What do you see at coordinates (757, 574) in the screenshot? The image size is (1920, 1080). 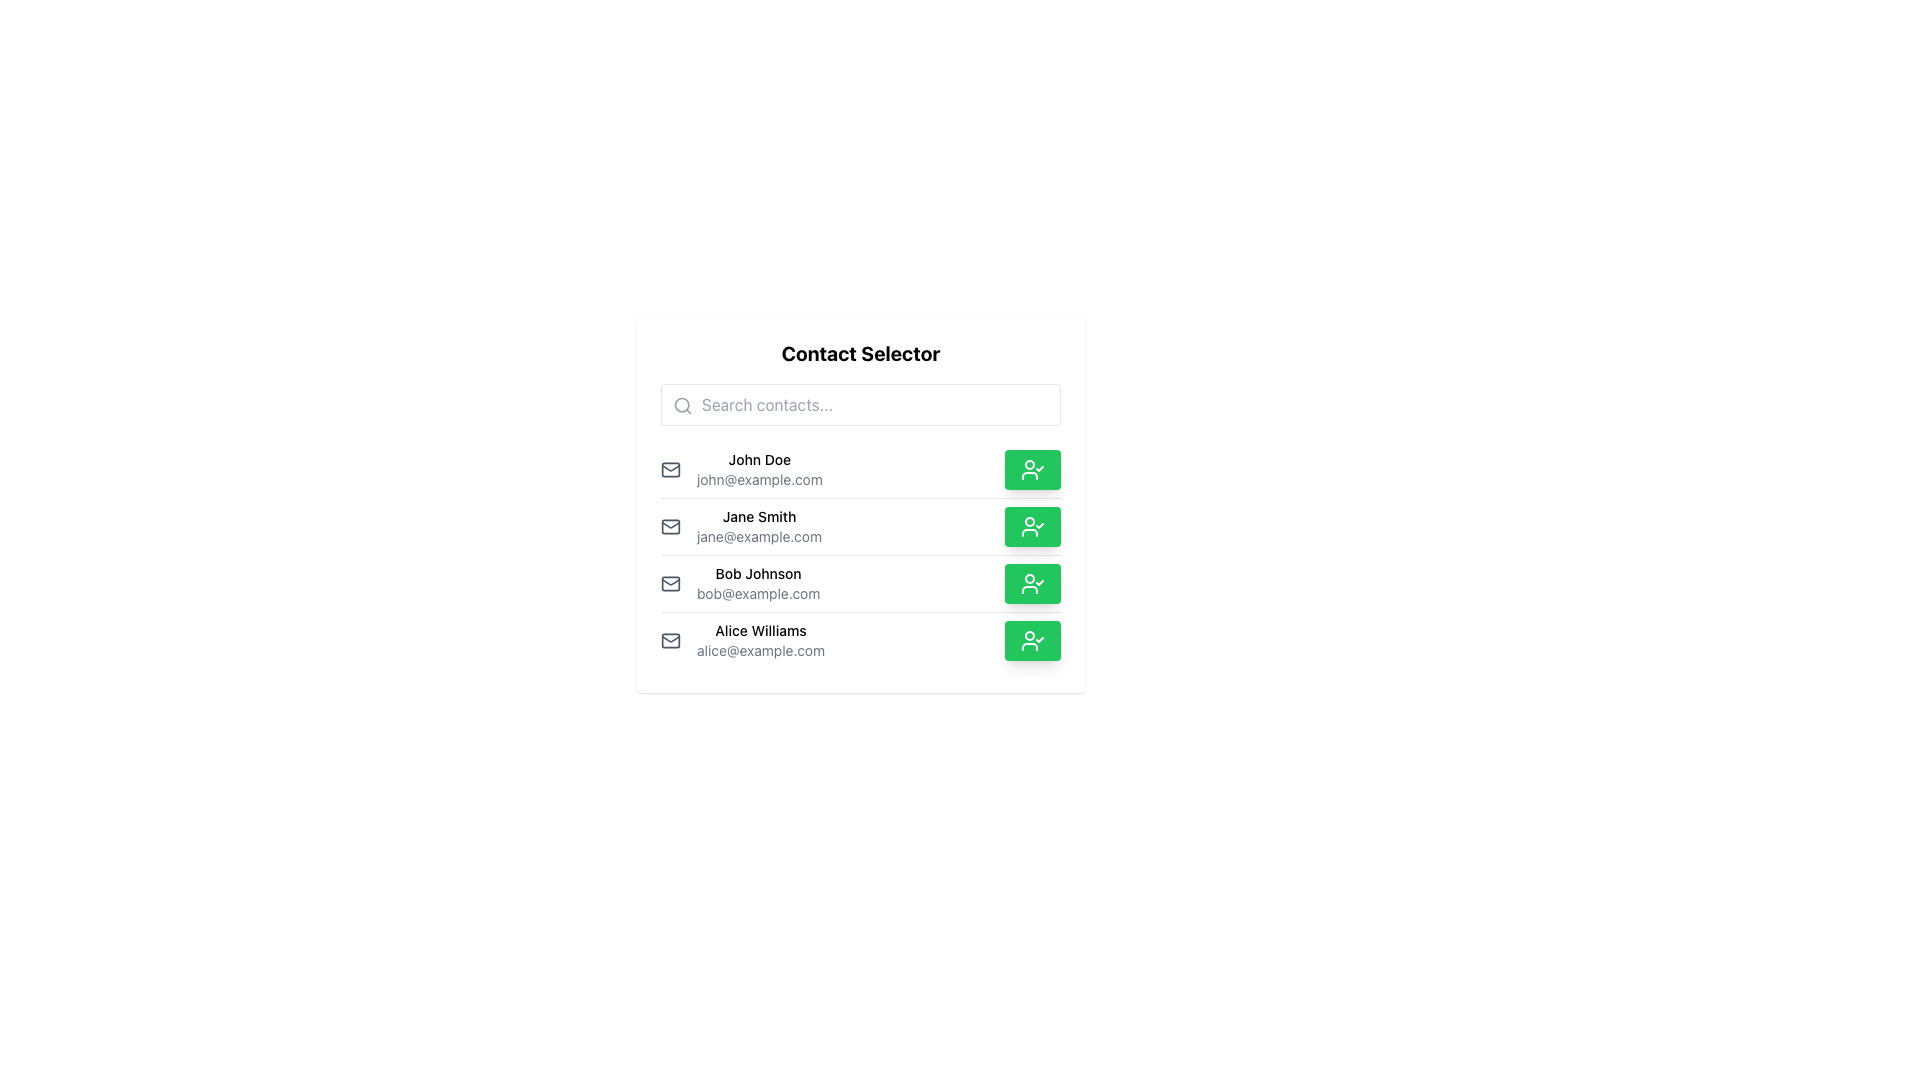 I see `the Static Text Label displaying the name 'Bob Johnson', which is located in the third row of the contact selection list` at bounding box center [757, 574].